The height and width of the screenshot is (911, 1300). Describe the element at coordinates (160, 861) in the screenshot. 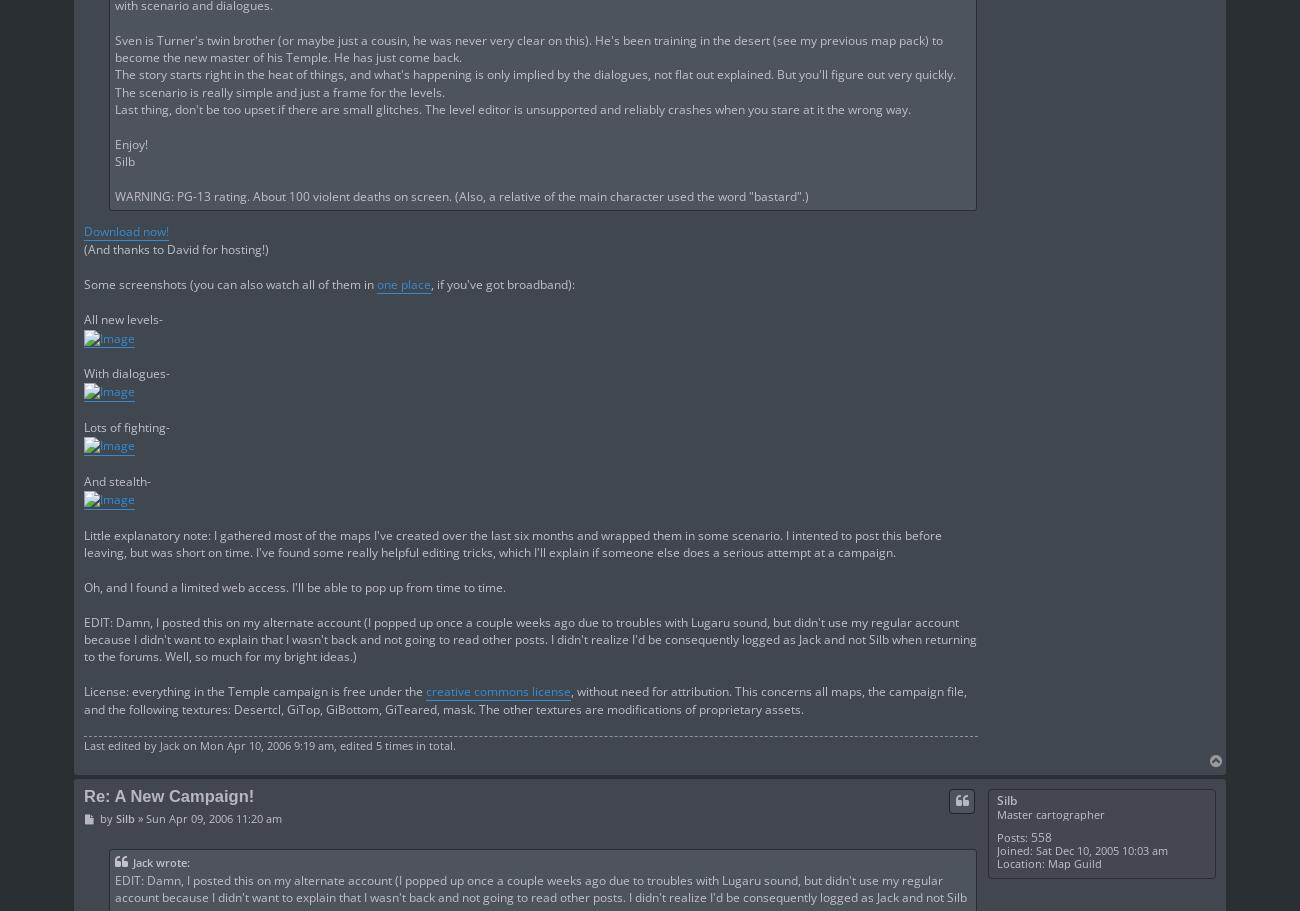

I see `'Jack wrote:'` at that location.